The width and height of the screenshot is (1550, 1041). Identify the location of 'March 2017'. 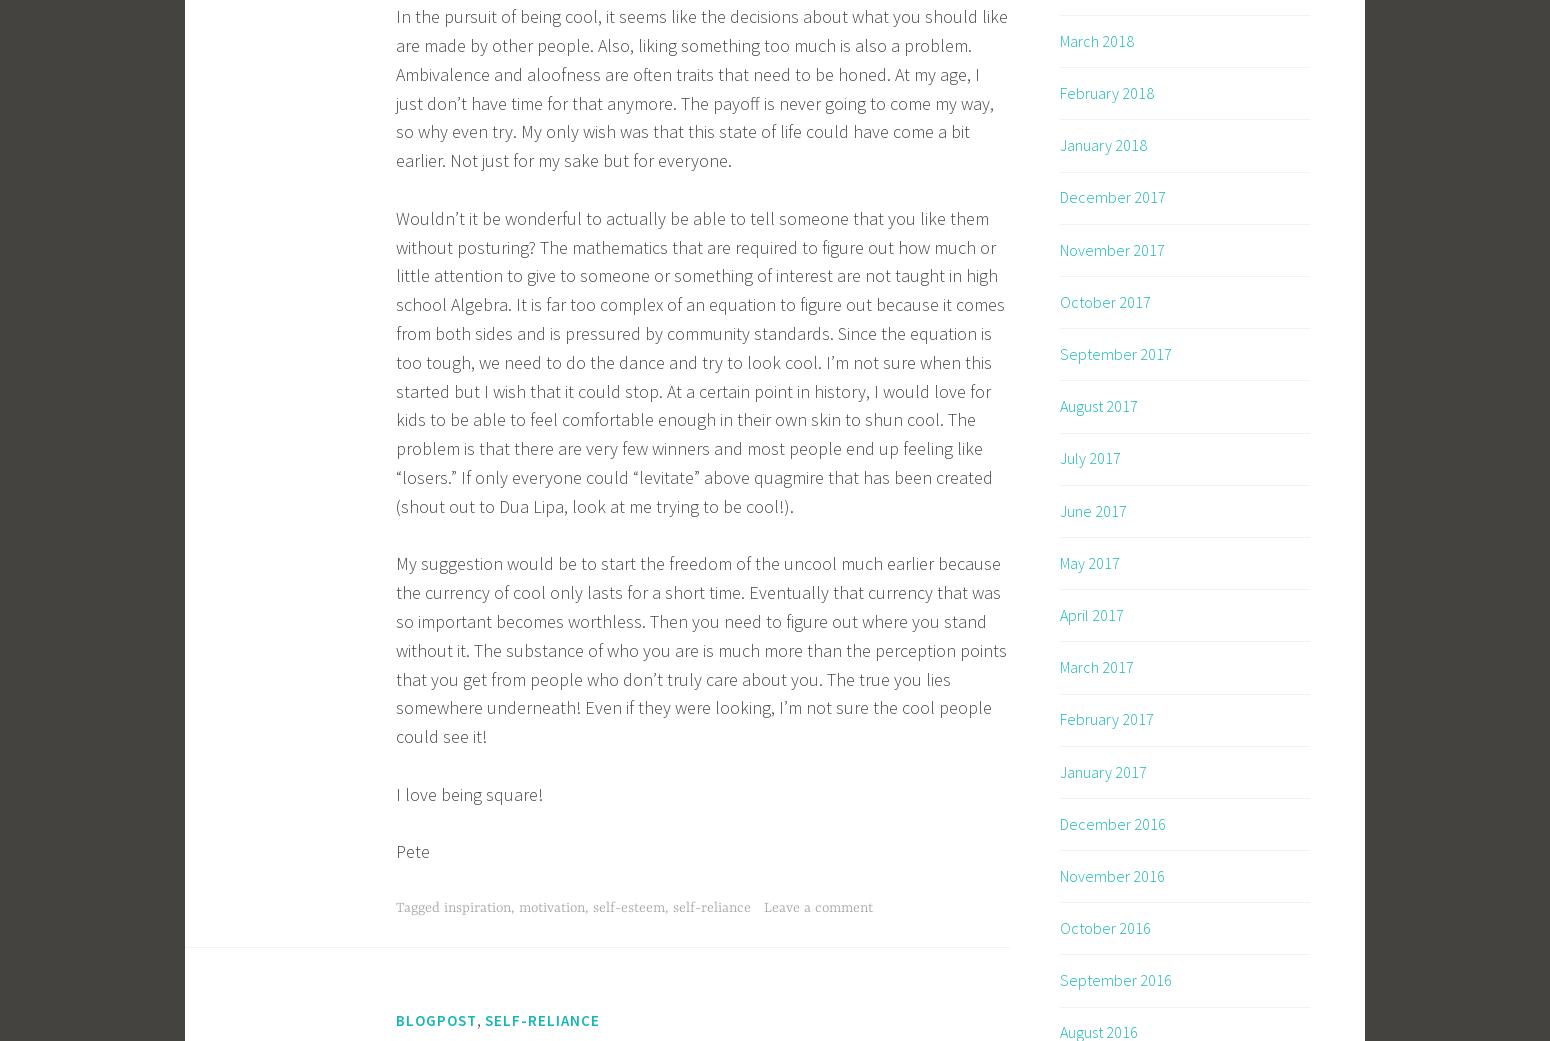
(1095, 665).